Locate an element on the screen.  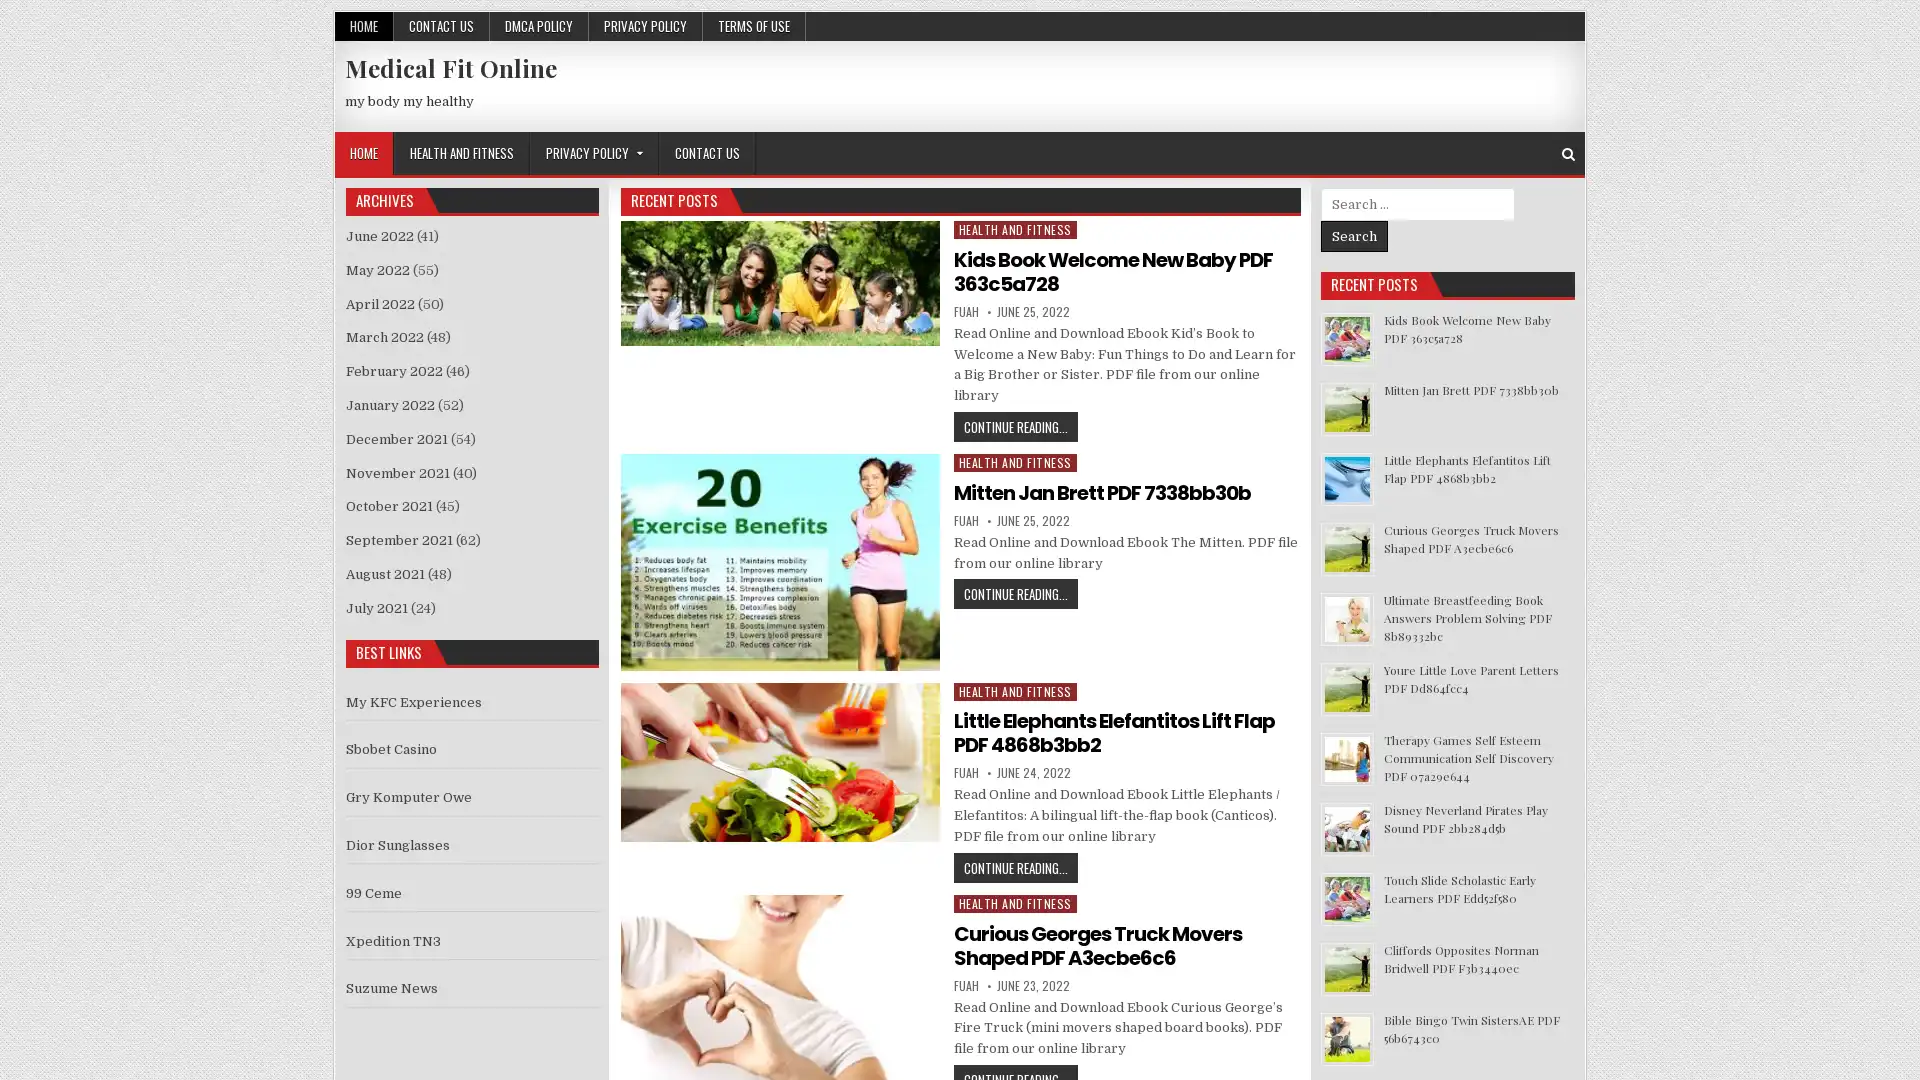
Search is located at coordinates (1354, 235).